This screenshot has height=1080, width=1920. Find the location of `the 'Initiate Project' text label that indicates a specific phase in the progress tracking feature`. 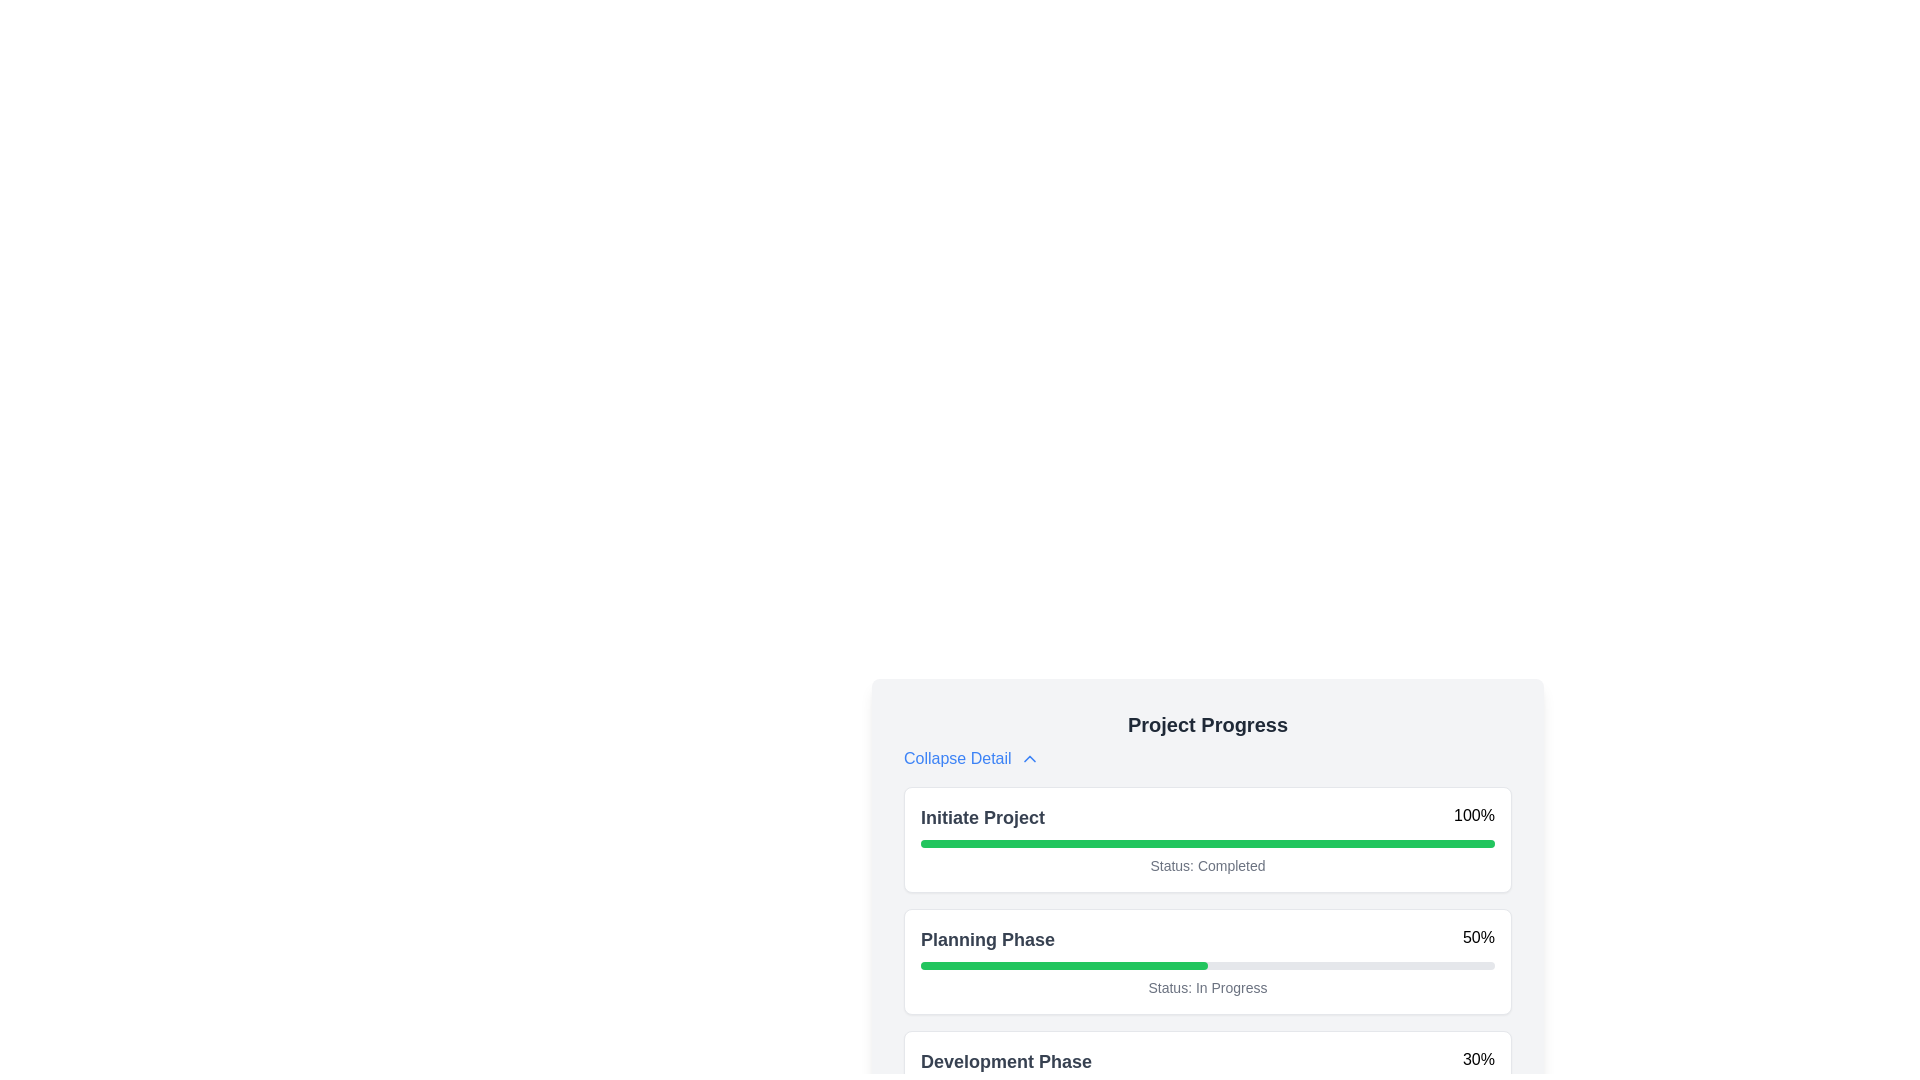

the 'Initiate Project' text label that indicates a specific phase in the progress tracking feature is located at coordinates (983, 817).